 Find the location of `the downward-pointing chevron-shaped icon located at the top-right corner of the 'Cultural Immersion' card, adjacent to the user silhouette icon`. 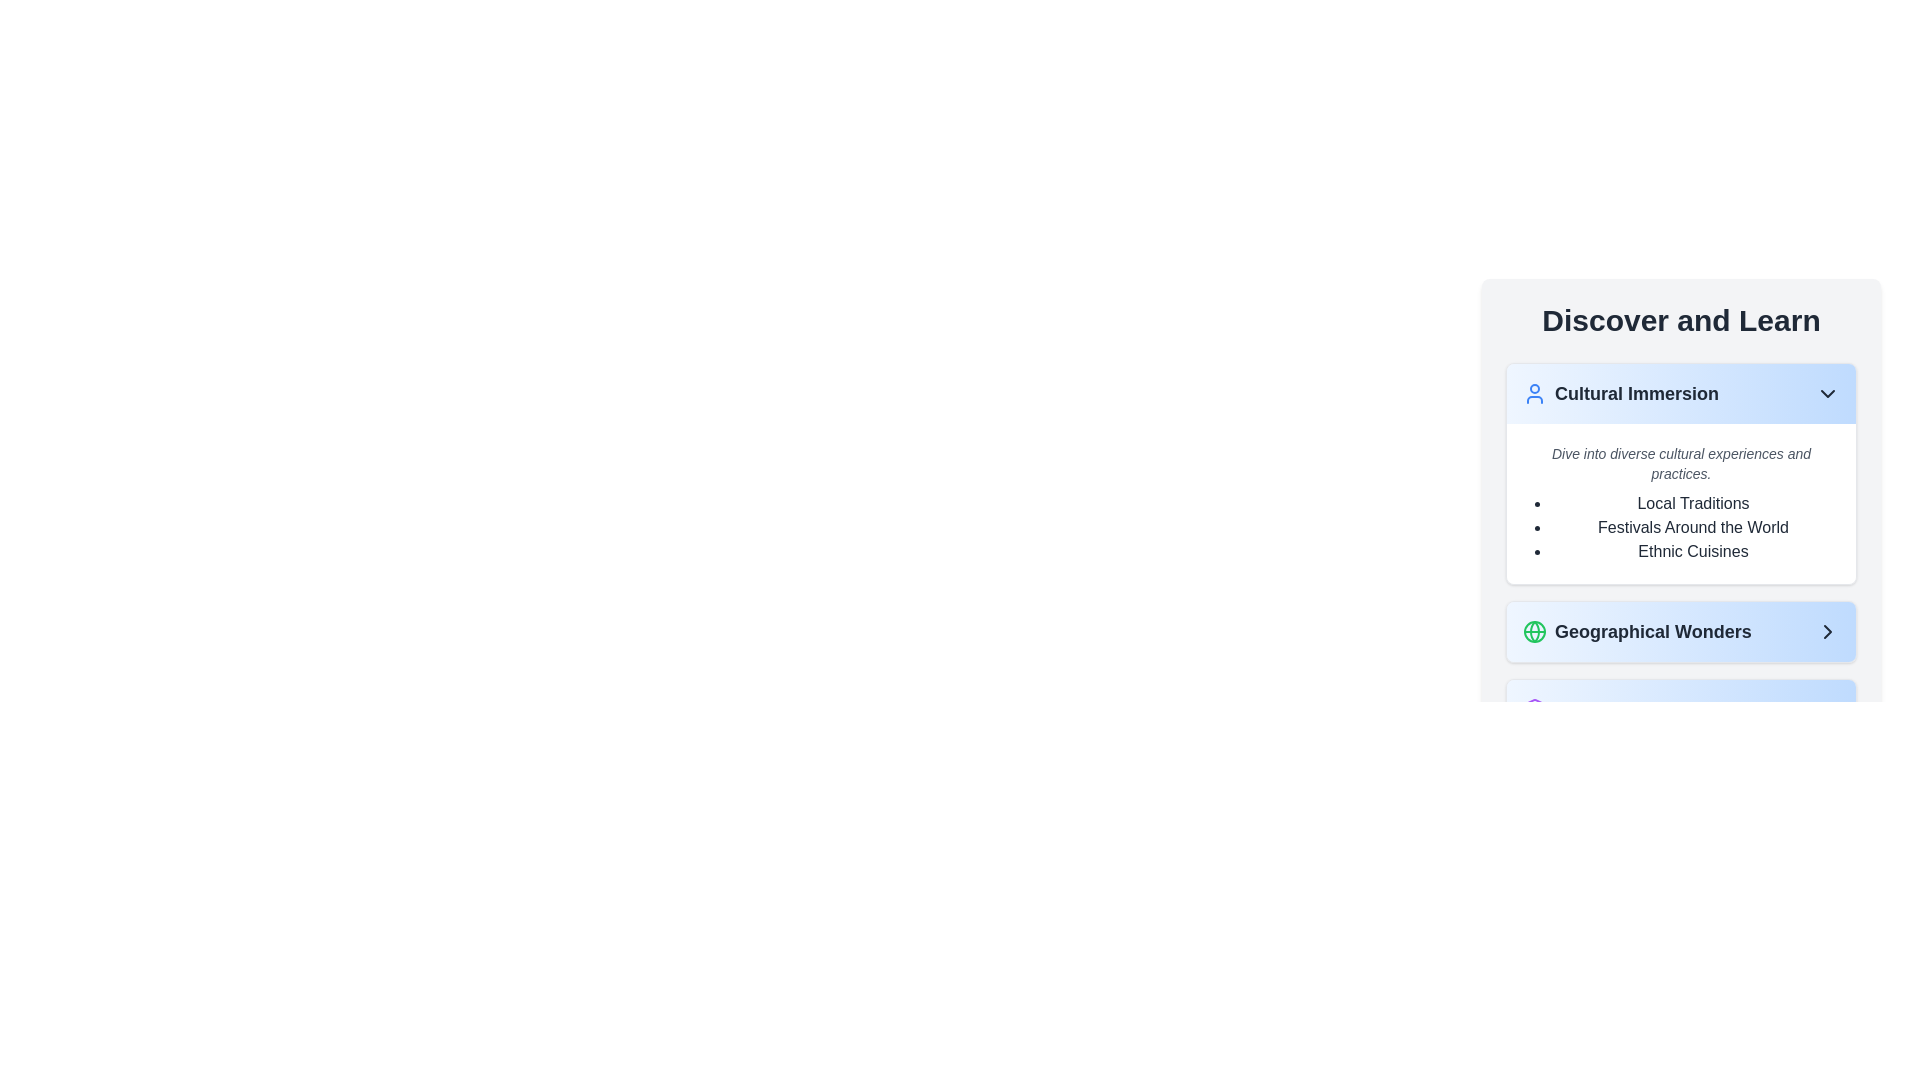

the downward-pointing chevron-shaped icon located at the top-right corner of the 'Cultural Immersion' card, adjacent to the user silhouette icon is located at coordinates (1828, 393).